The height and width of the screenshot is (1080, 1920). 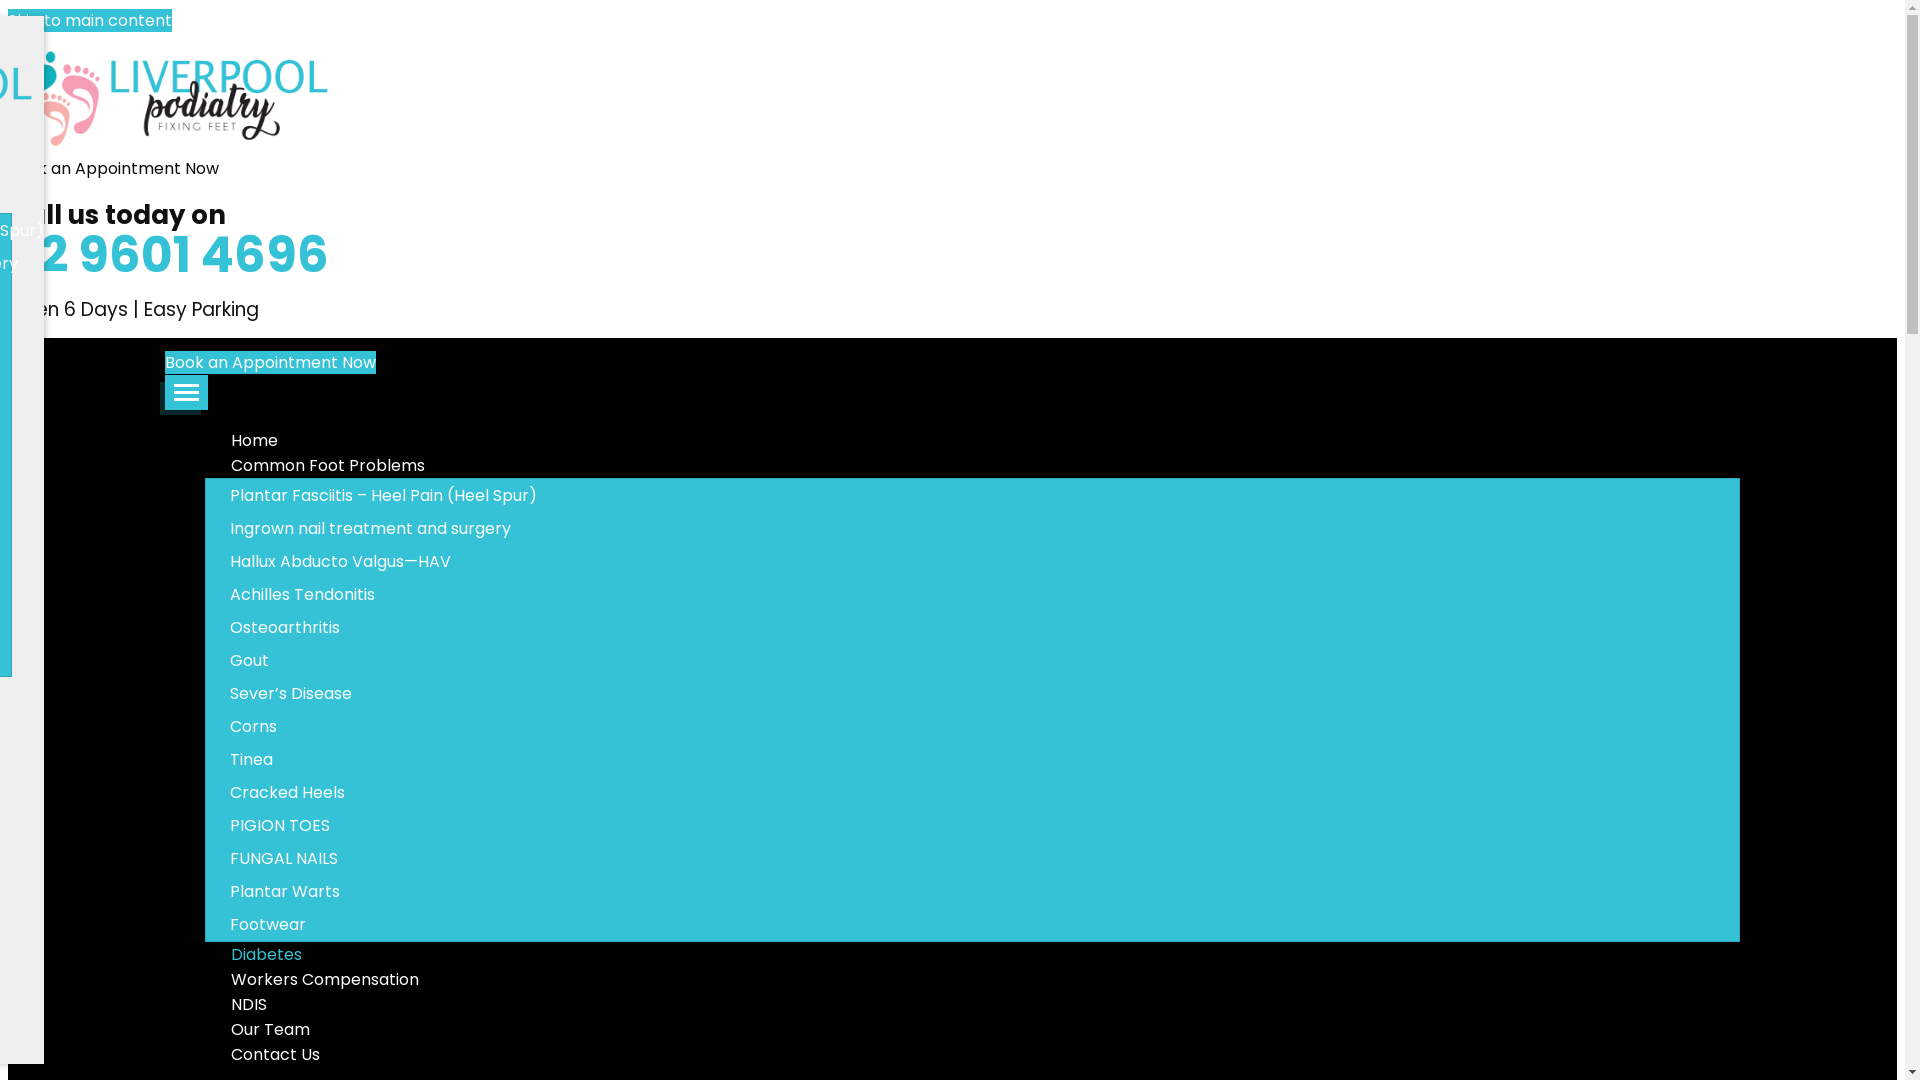 I want to click on 'Skip to main content', so click(x=89, y=20).